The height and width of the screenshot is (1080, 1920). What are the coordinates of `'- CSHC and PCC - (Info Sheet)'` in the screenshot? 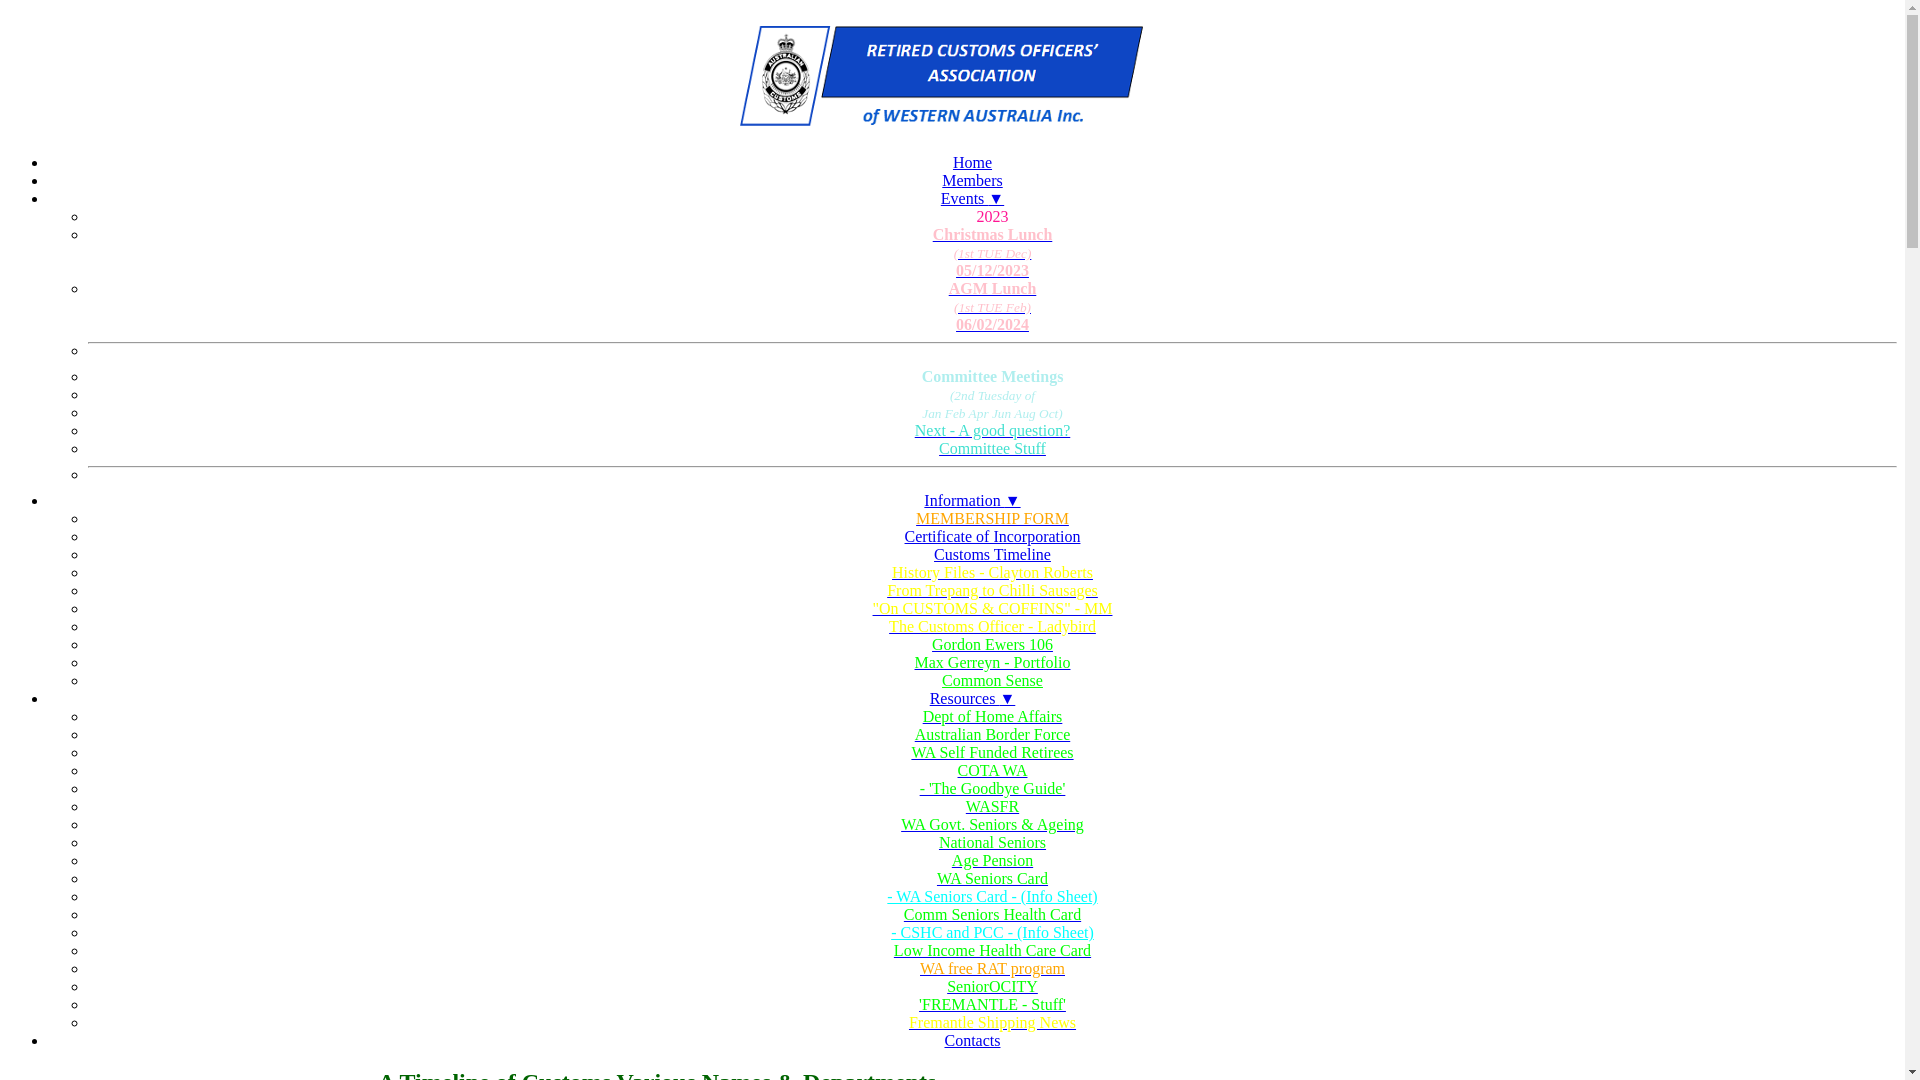 It's located at (992, 932).